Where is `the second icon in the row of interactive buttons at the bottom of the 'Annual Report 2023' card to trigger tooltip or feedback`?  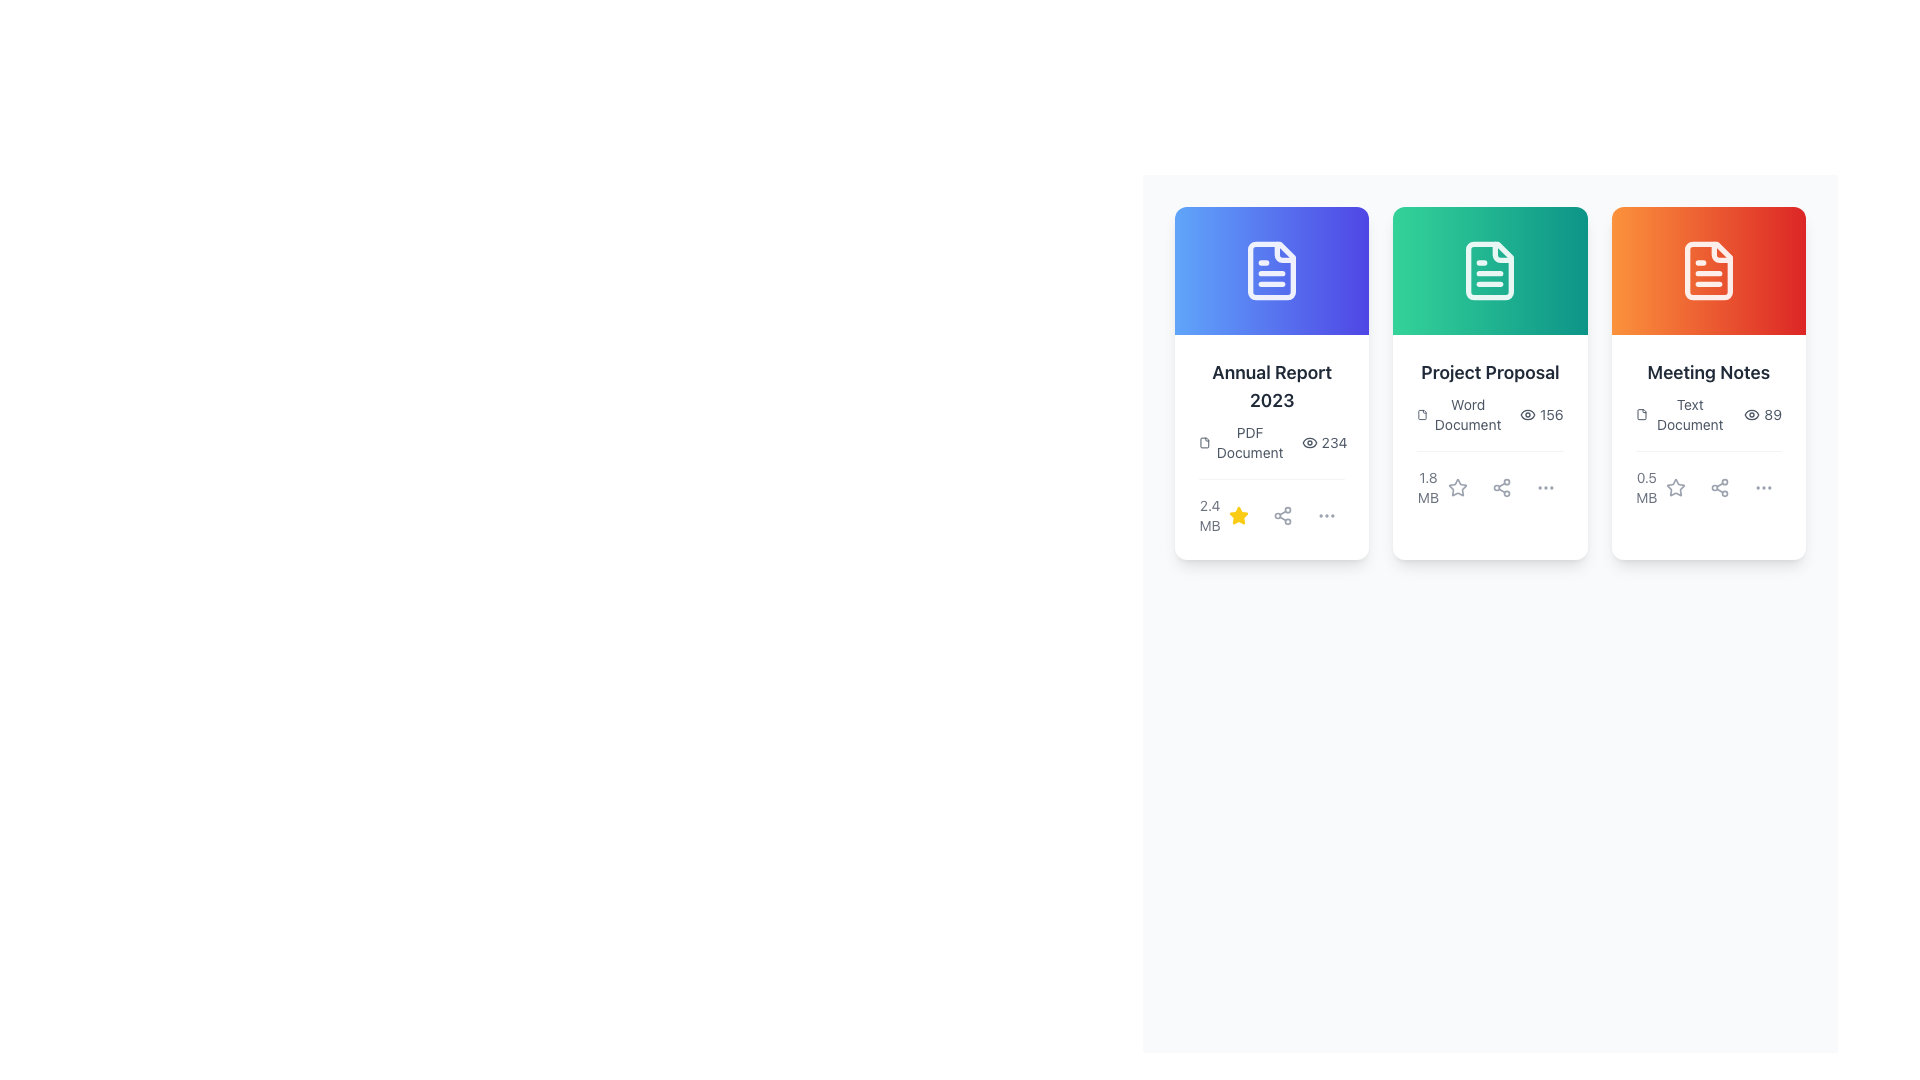 the second icon in the row of interactive buttons at the bottom of the 'Annual Report 2023' card to trigger tooltip or feedback is located at coordinates (1283, 515).